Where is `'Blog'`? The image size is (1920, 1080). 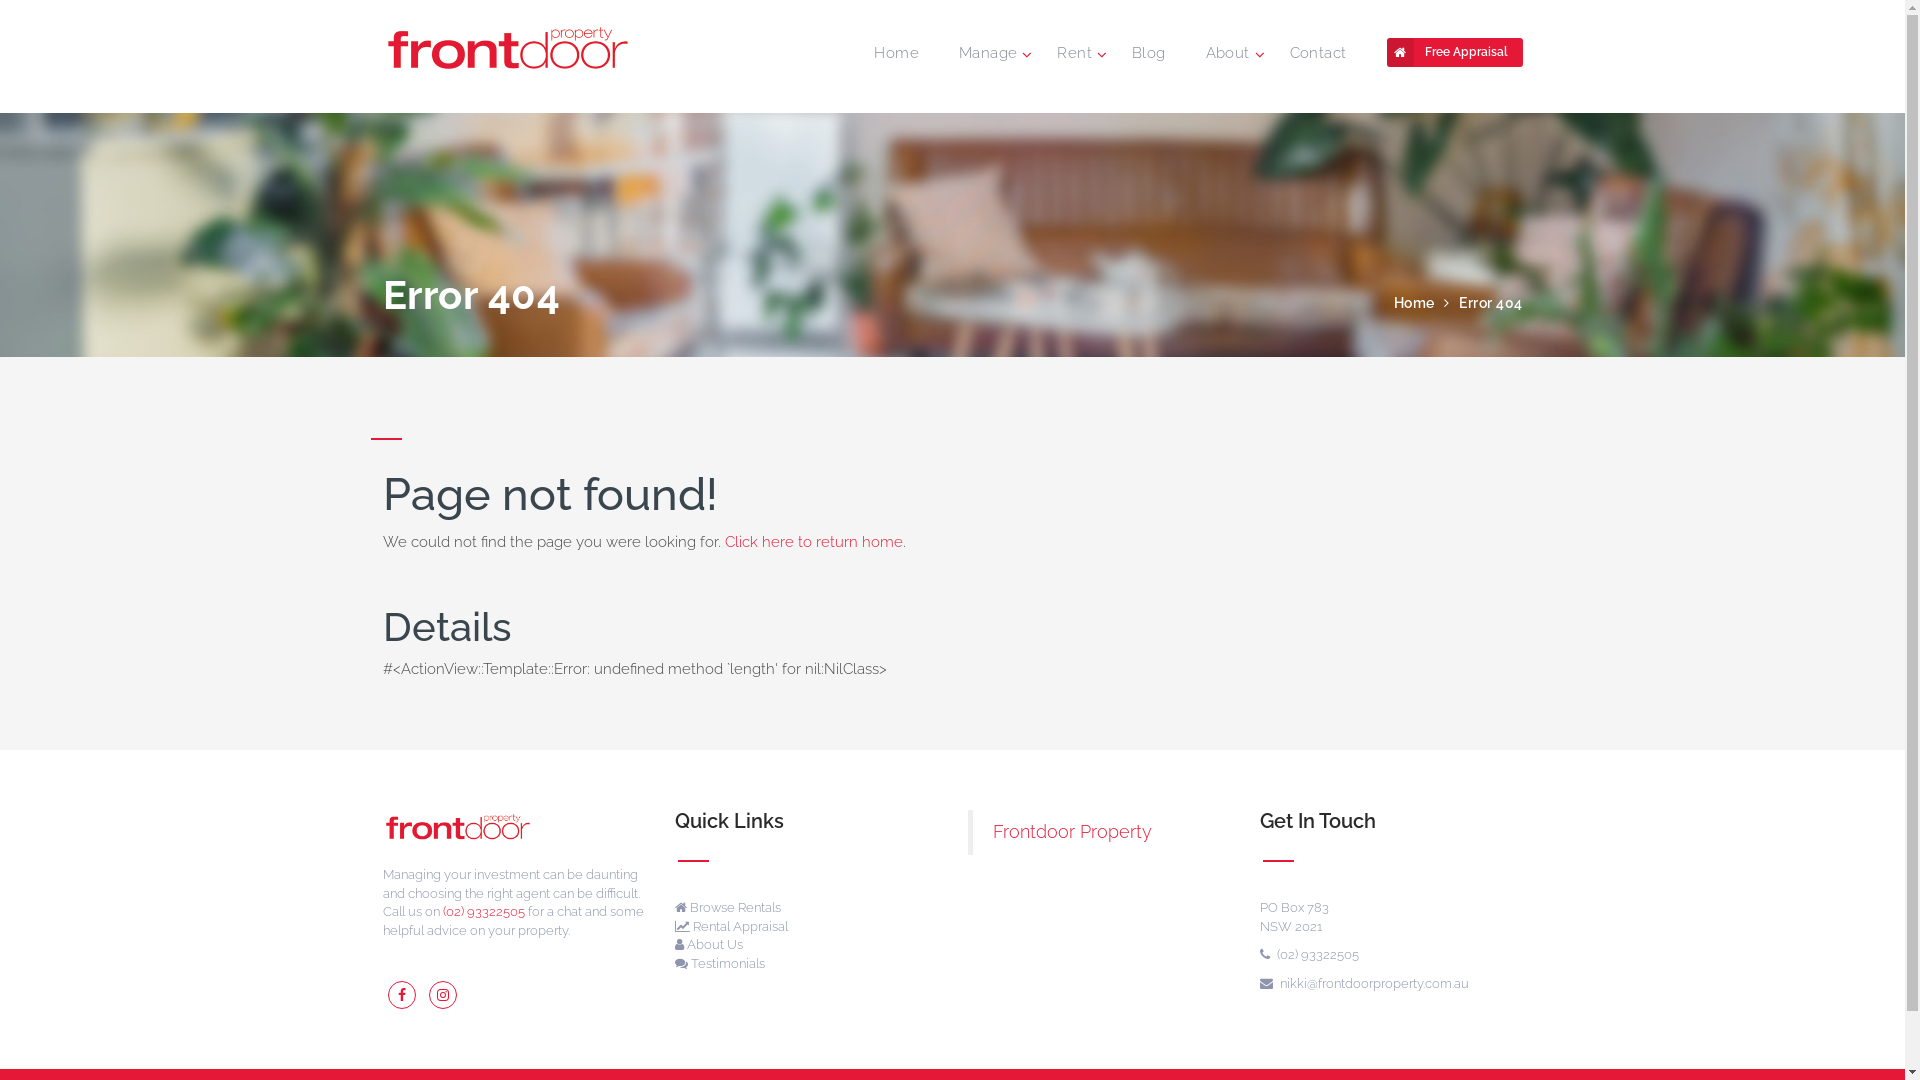
'Blog' is located at coordinates (1148, 52).